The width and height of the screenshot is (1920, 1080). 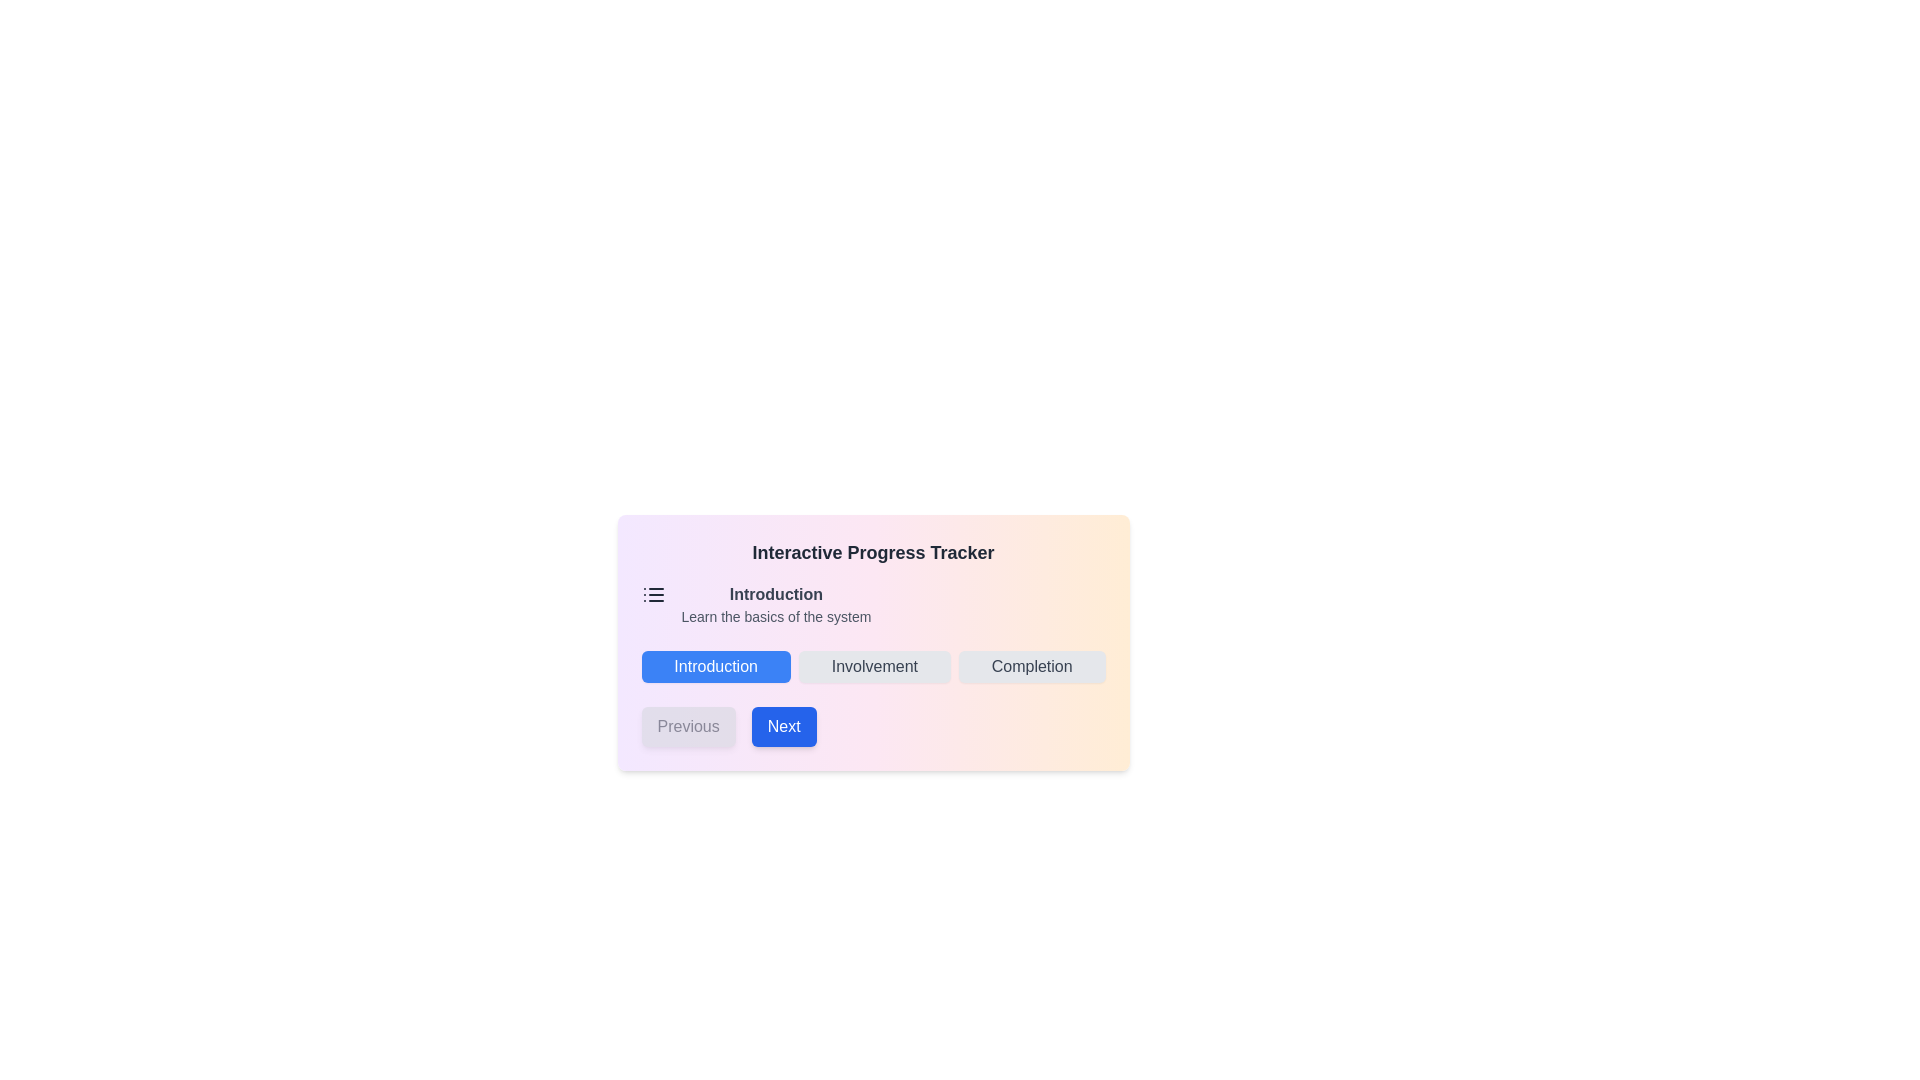 What do you see at coordinates (873, 643) in the screenshot?
I see `the 'Introduction', 'Involvement', or 'Completion' button in the 'Interactive Progress Tracker' section to change the progress step` at bounding box center [873, 643].